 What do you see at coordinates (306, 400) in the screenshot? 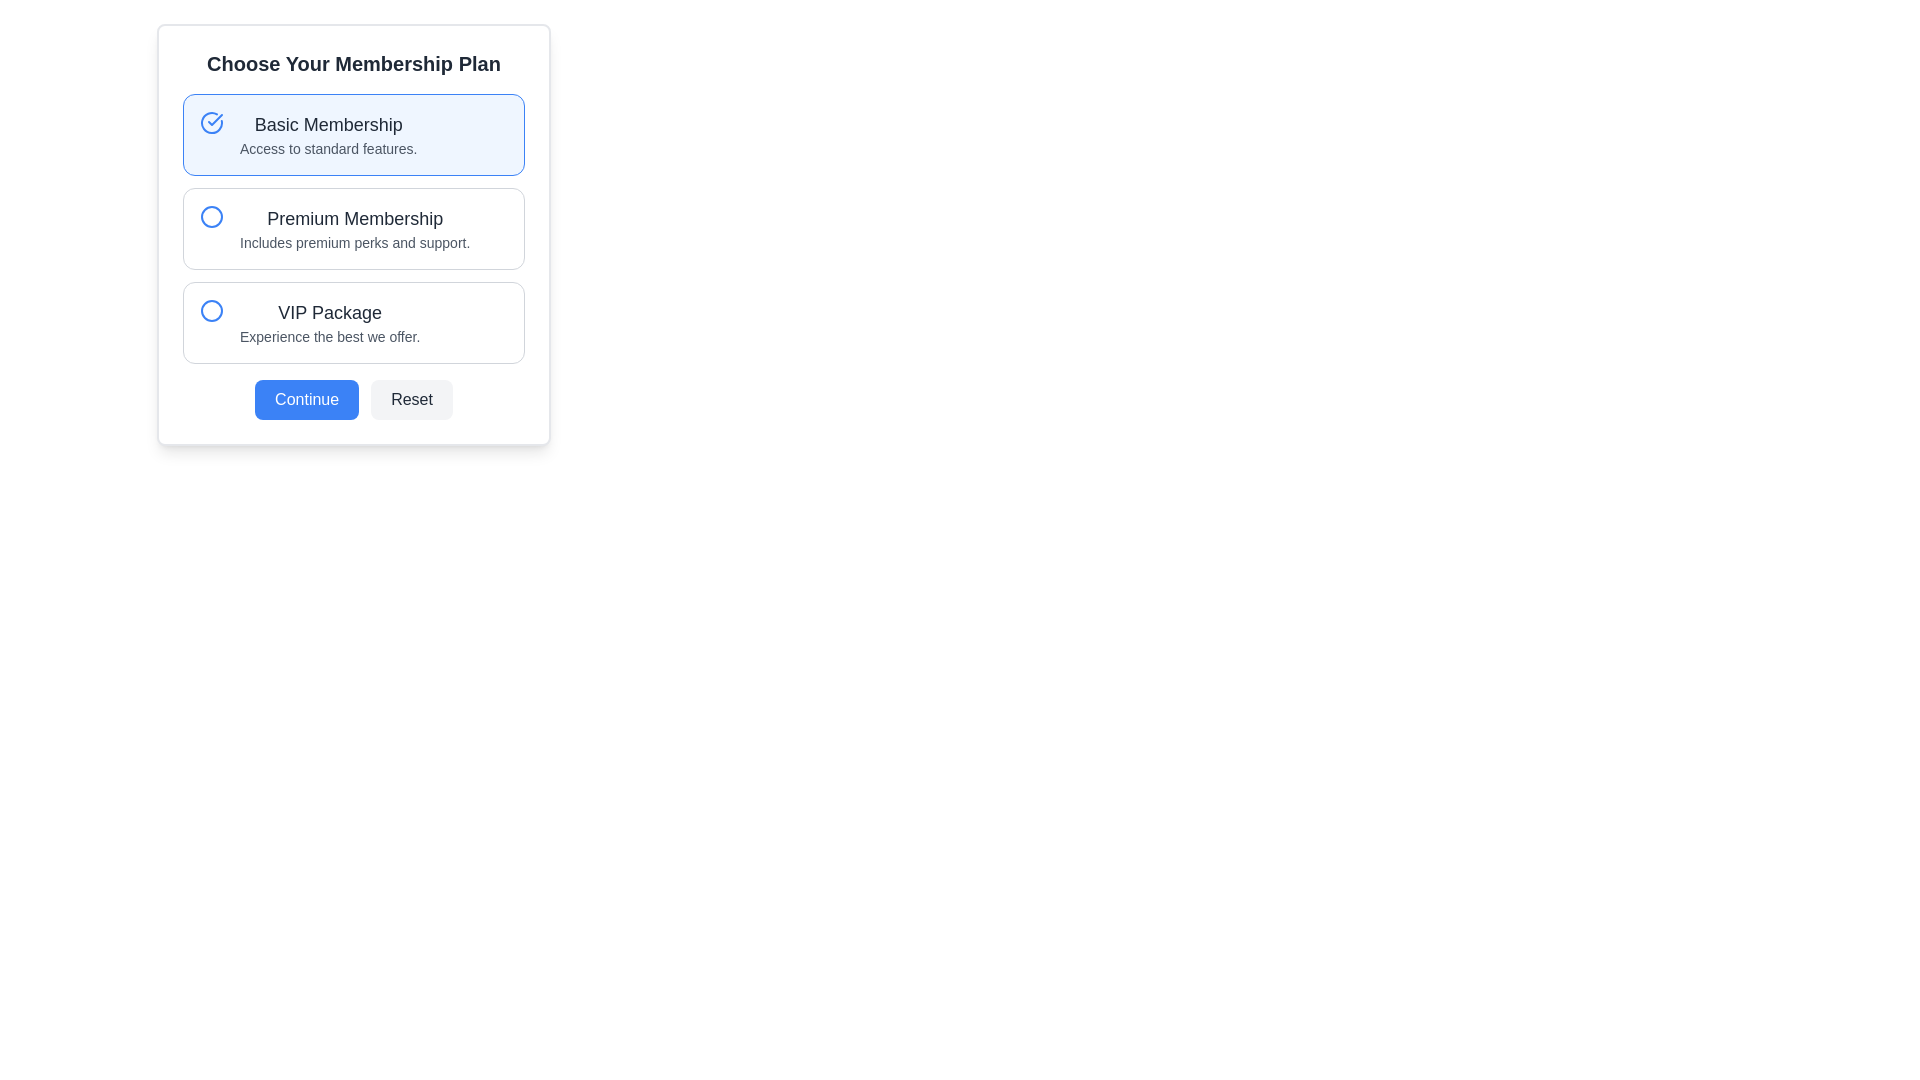
I see `the rectangular button with a blue background and white text that reads 'Continue' to observe the hover effect` at bounding box center [306, 400].